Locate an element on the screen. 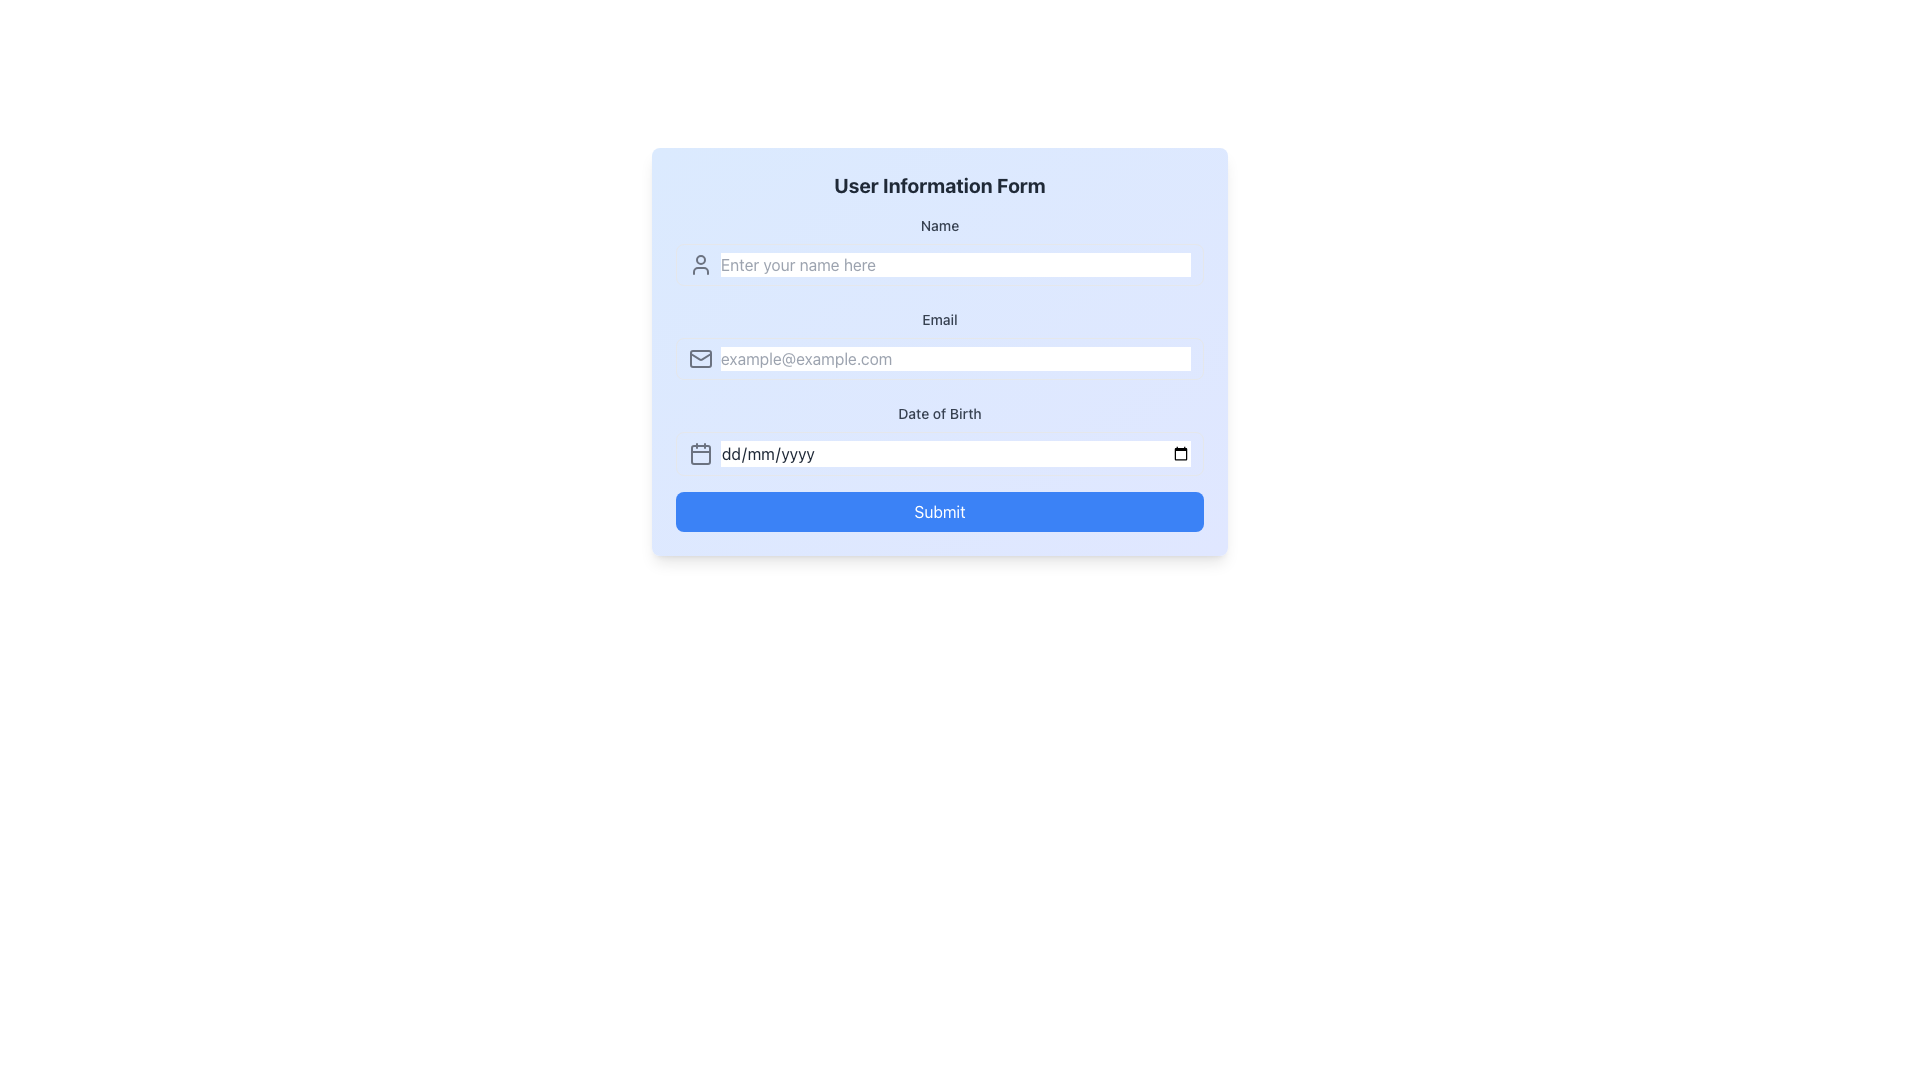 The width and height of the screenshot is (1920, 1080). the date input field labeled 'Date of Birth' with a placeholder 'dd/mm/yyyy' to activate it is located at coordinates (954, 454).